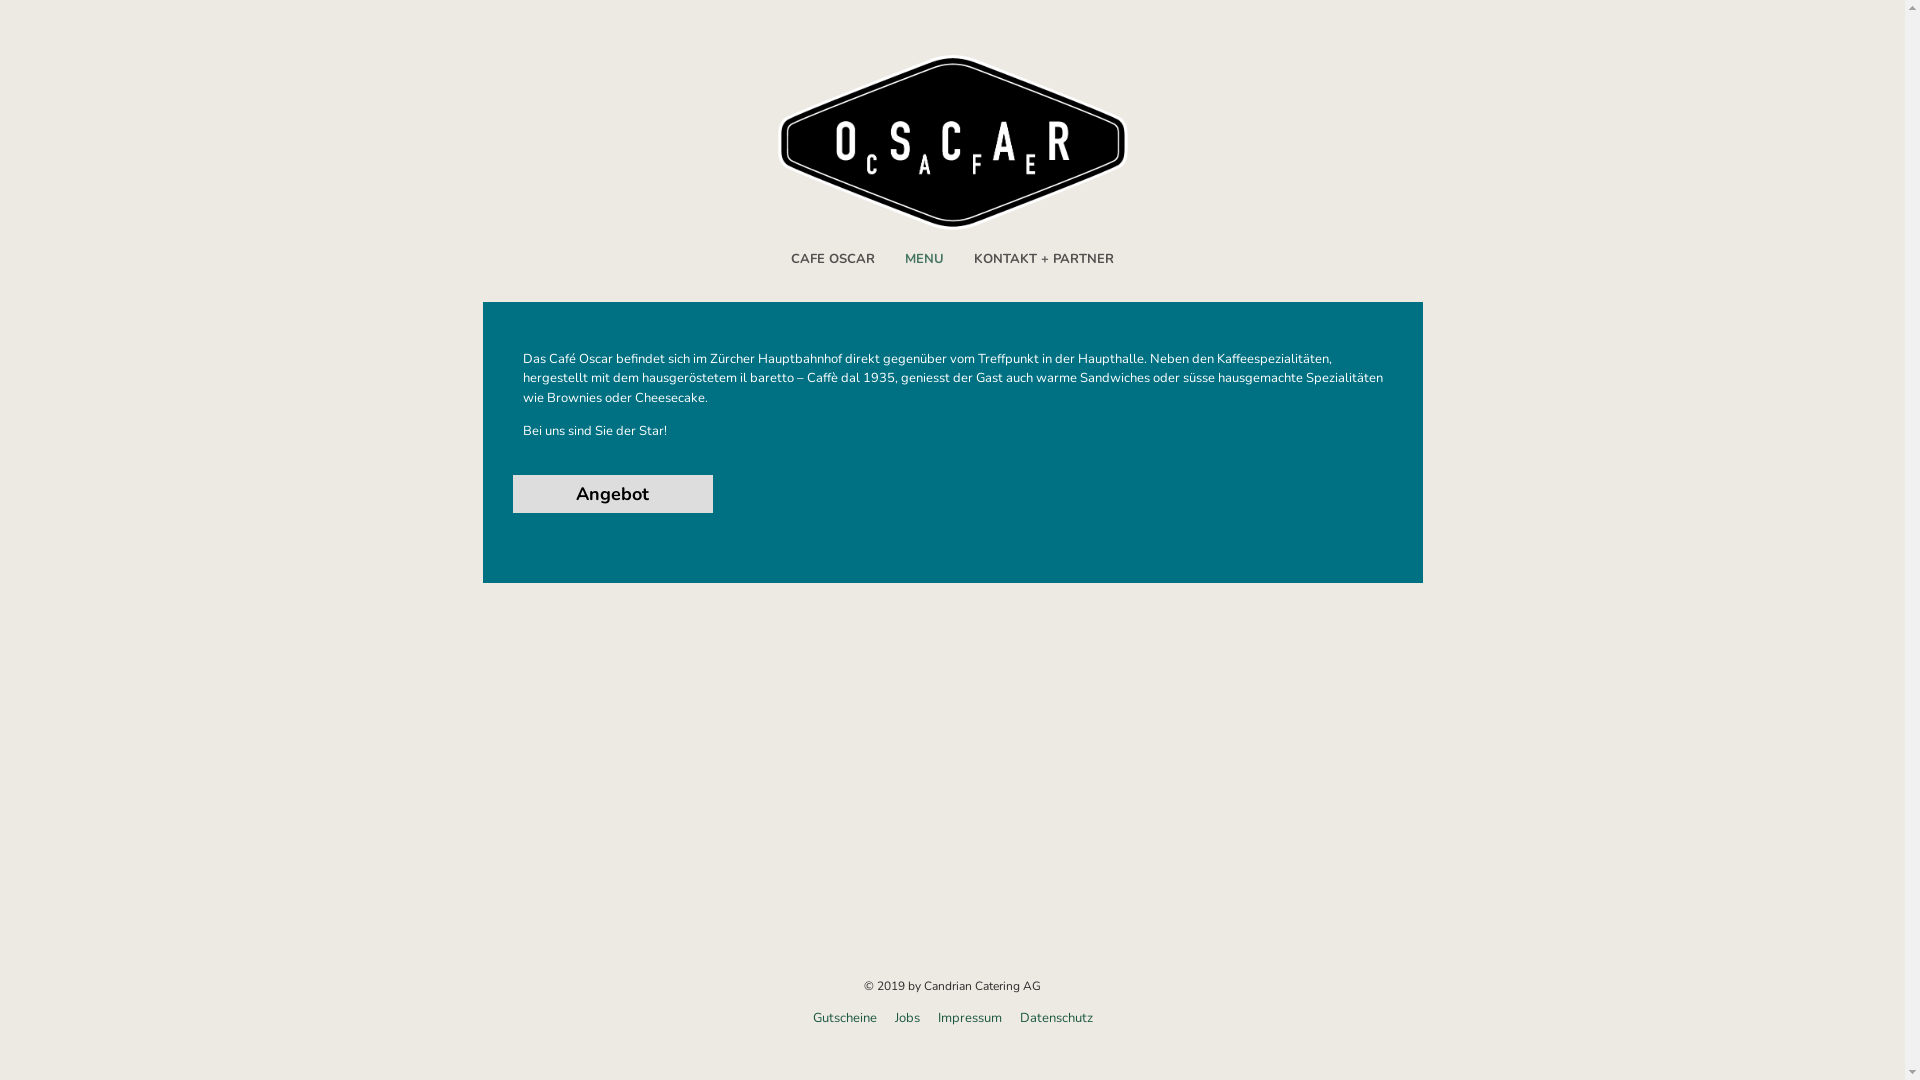 This screenshot has height=1080, width=1920. I want to click on 'Gutscheine', so click(844, 1018).